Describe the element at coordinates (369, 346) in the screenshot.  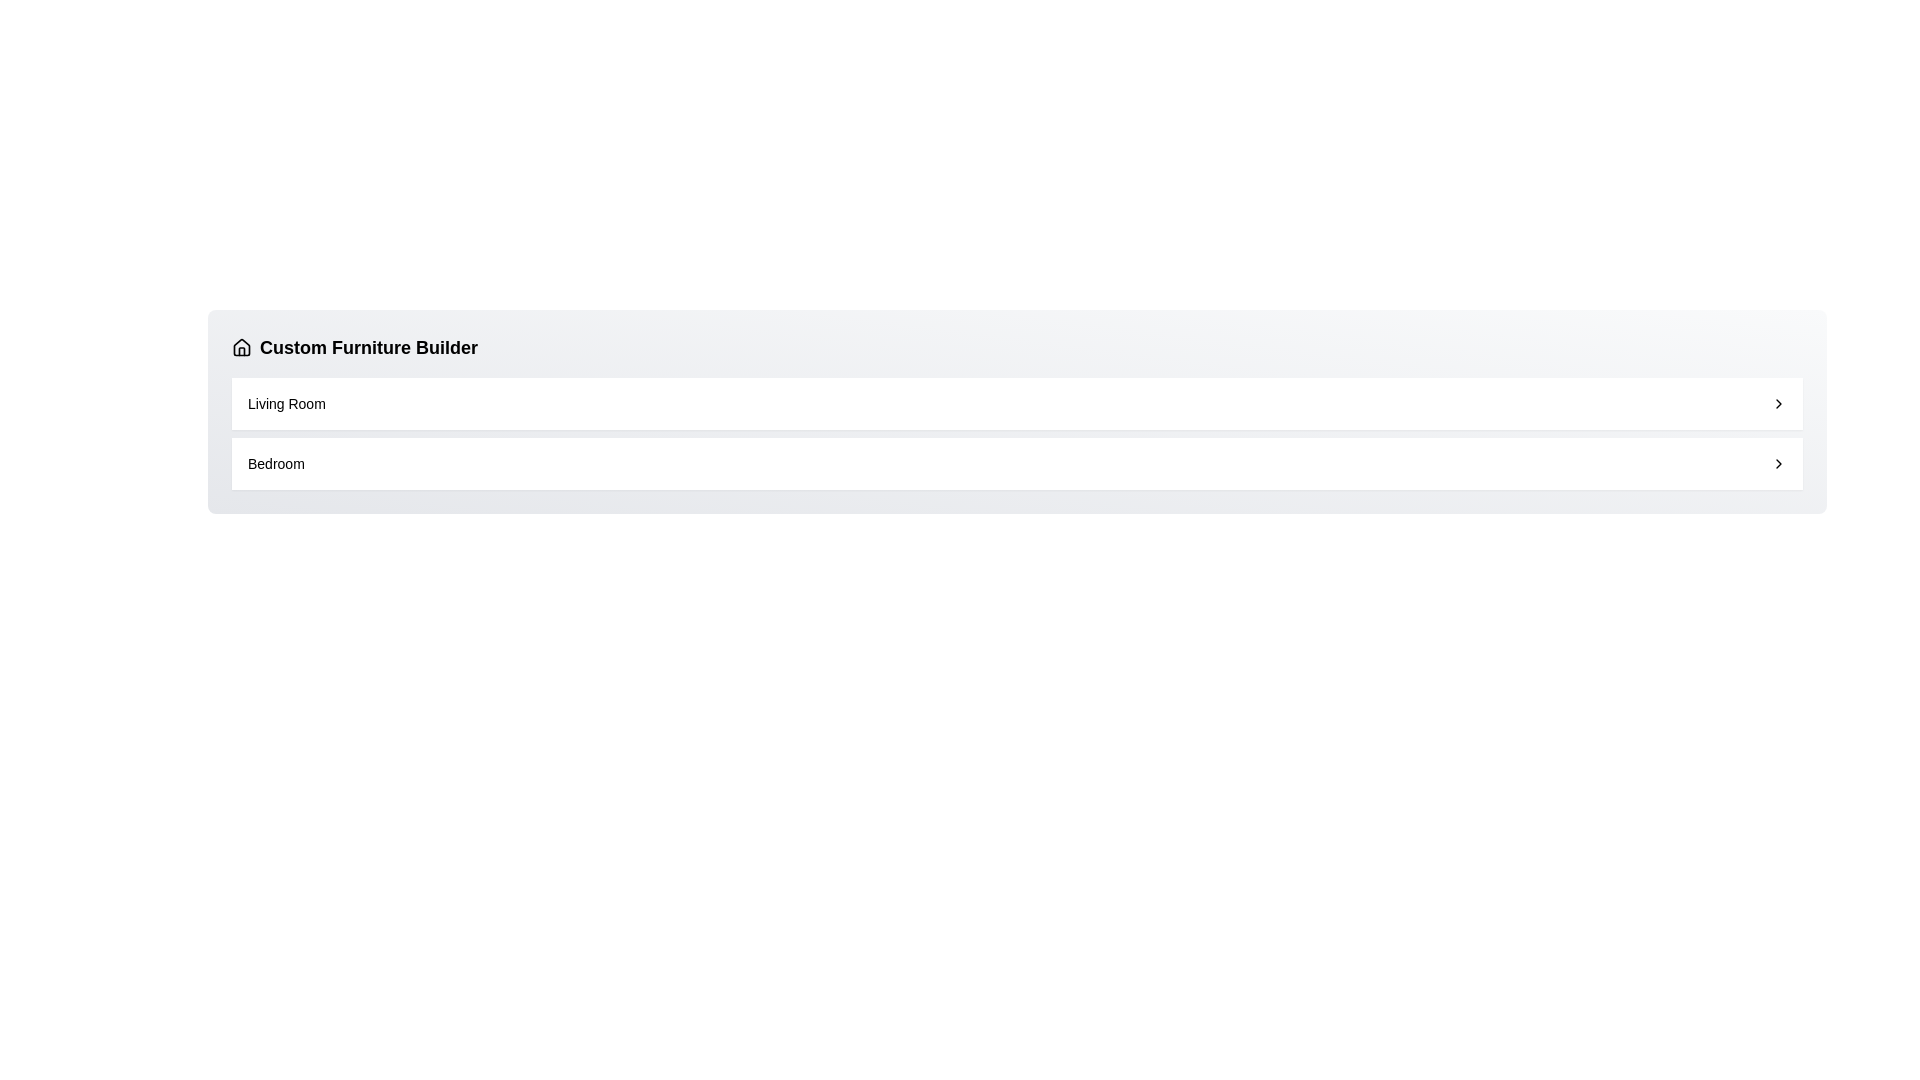
I see `the static text label that serves as a title or header for the custom furniture builder, located to the right of the home icon in the header section` at that location.